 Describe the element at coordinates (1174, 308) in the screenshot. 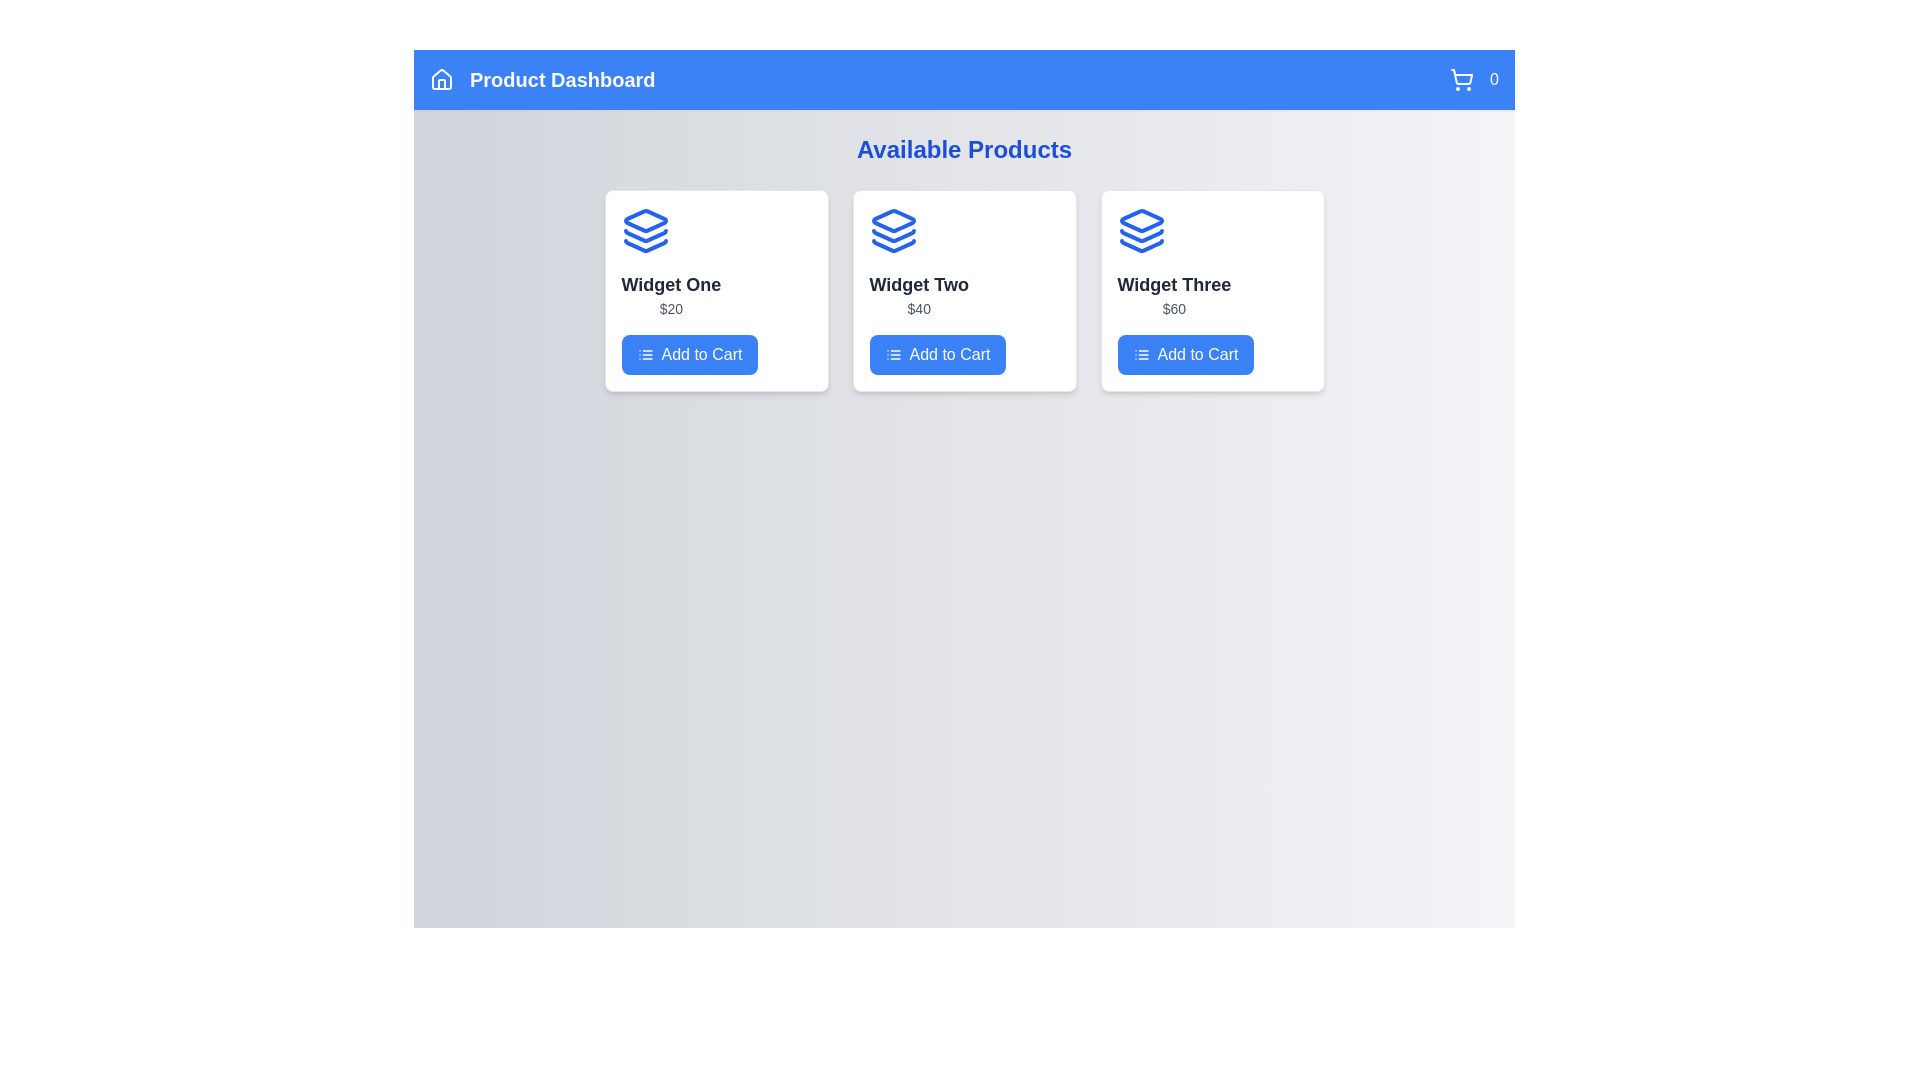

I see `the price text label associated with the 'Widget Three' card, which is located beneath the title and above the 'Add to Cart' button in the rightmost product card` at that location.